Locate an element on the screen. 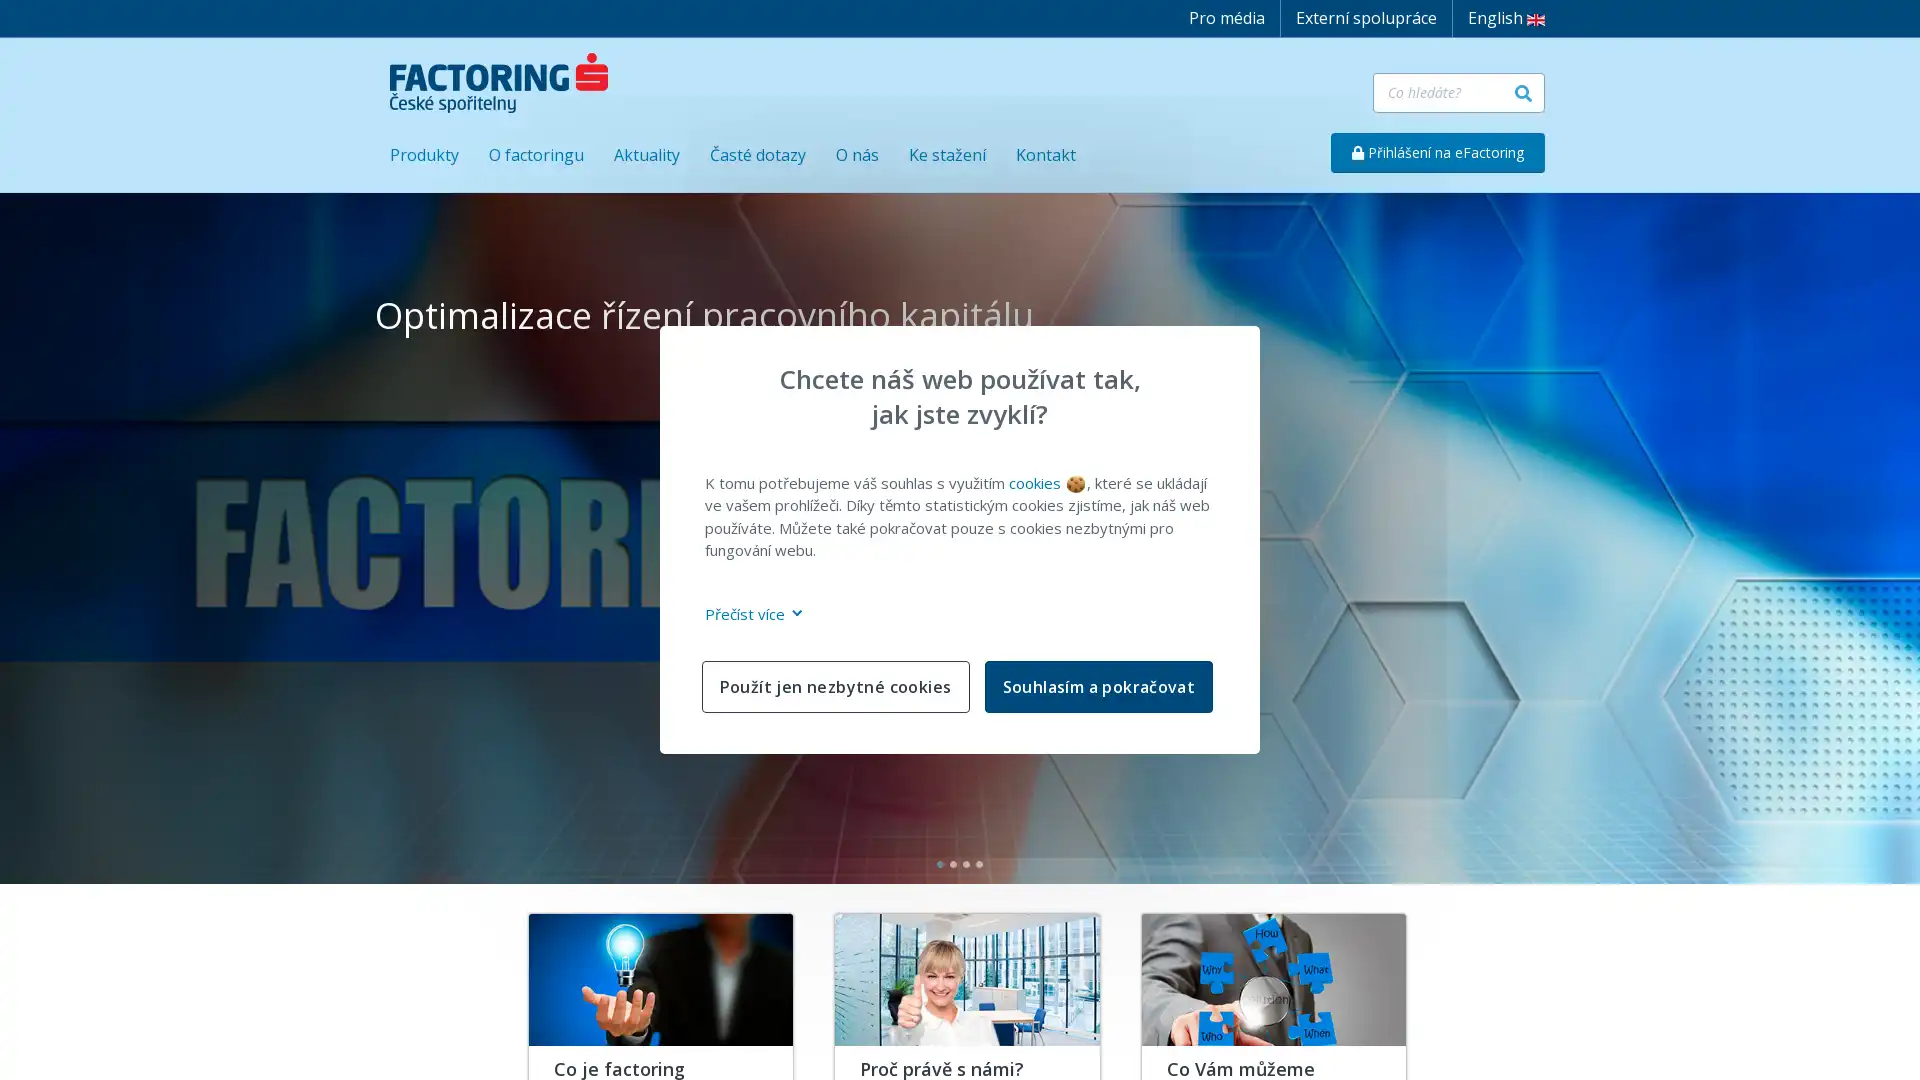 The height and width of the screenshot is (1080, 1920). Souhlasim a pokracovat is located at coordinates (1097, 685).